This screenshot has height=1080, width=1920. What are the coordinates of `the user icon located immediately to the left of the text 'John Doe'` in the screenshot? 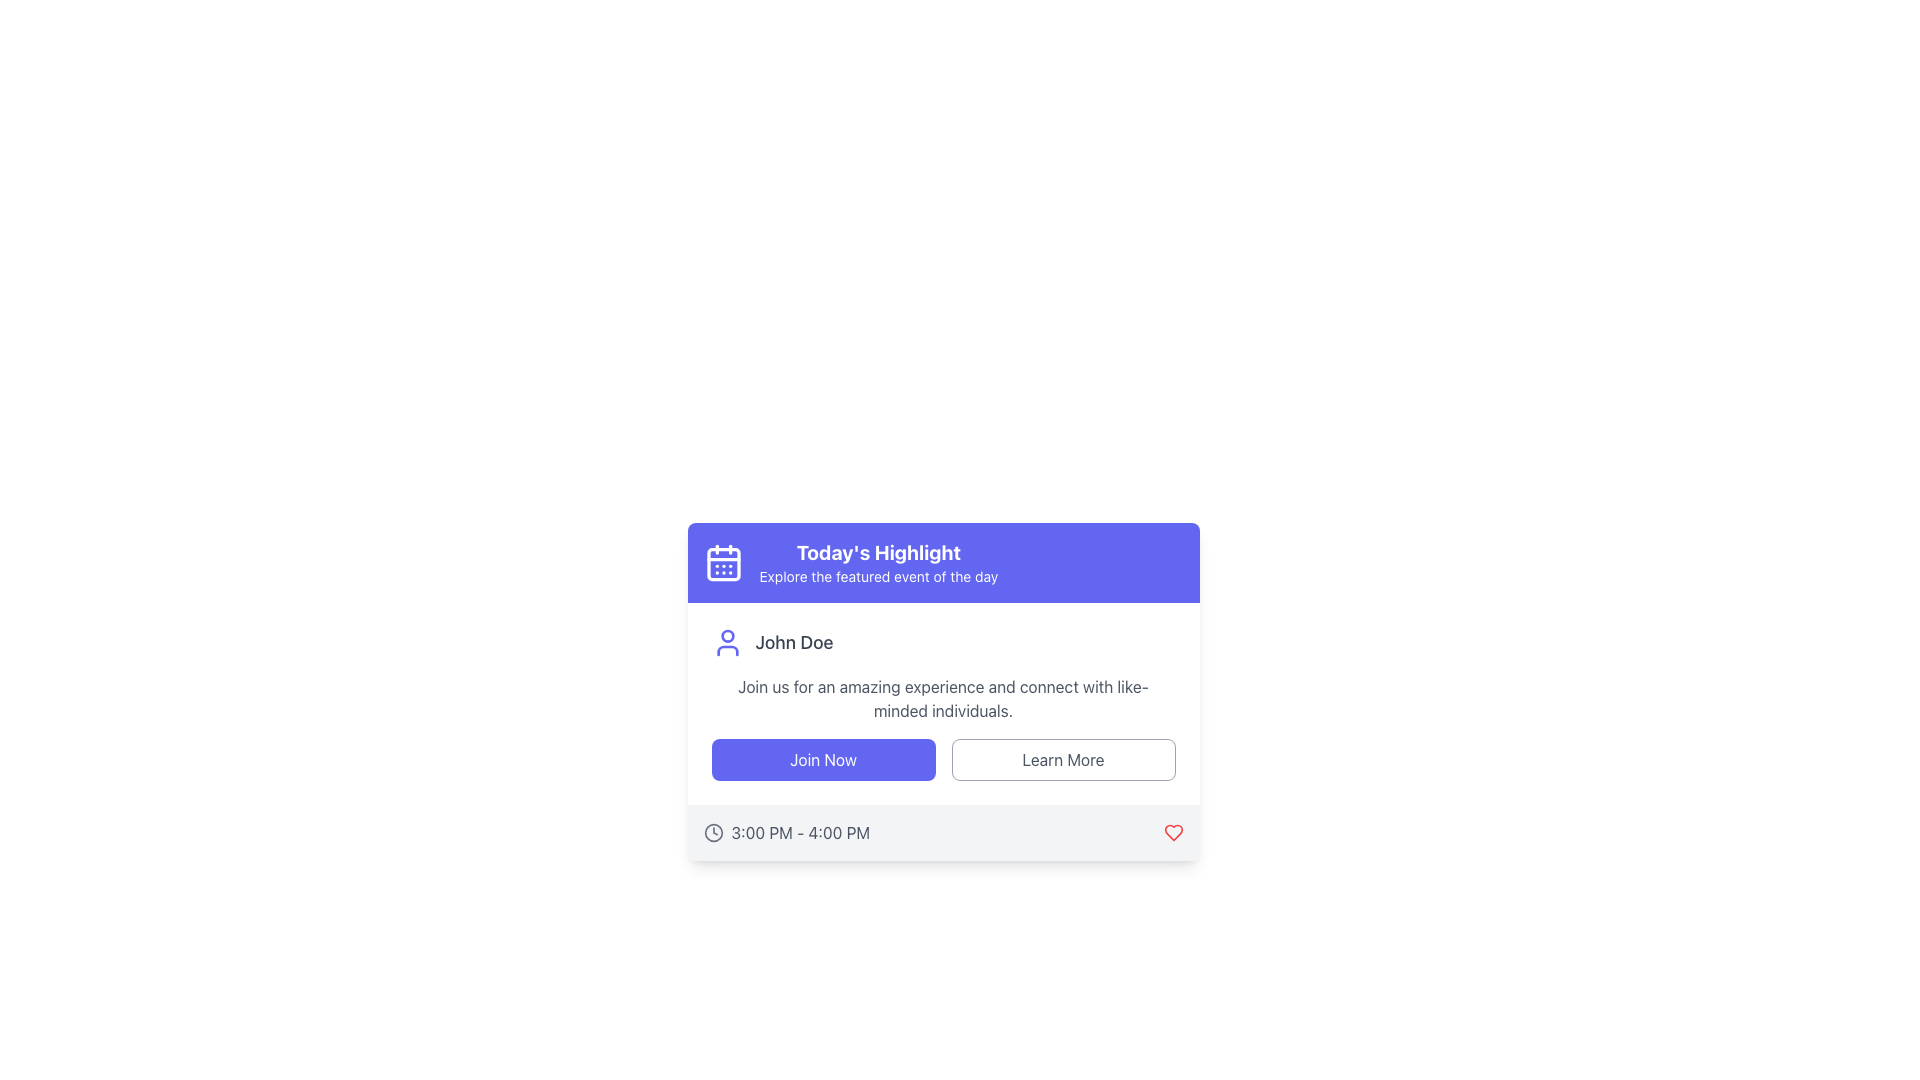 It's located at (726, 643).